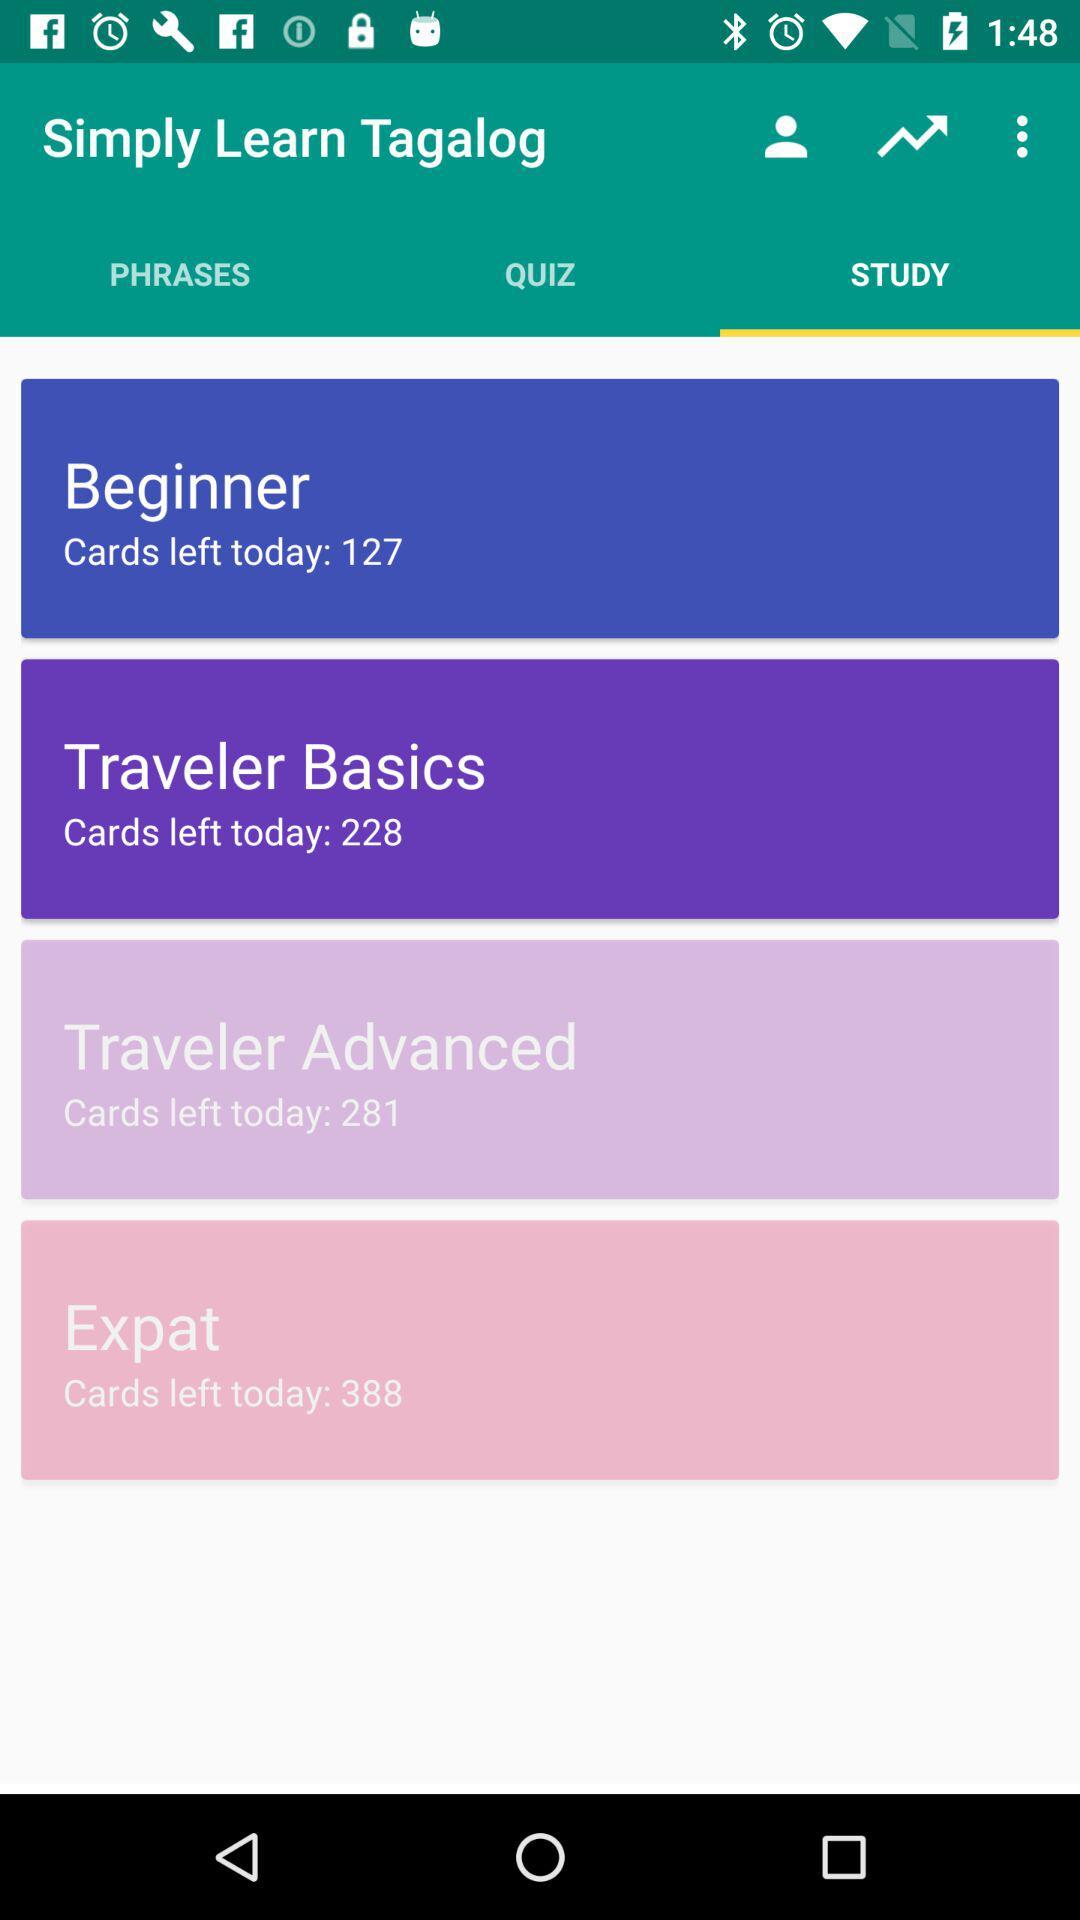 The width and height of the screenshot is (1080, 1920). I want to click on item next to quiz app, so click(898, 272).